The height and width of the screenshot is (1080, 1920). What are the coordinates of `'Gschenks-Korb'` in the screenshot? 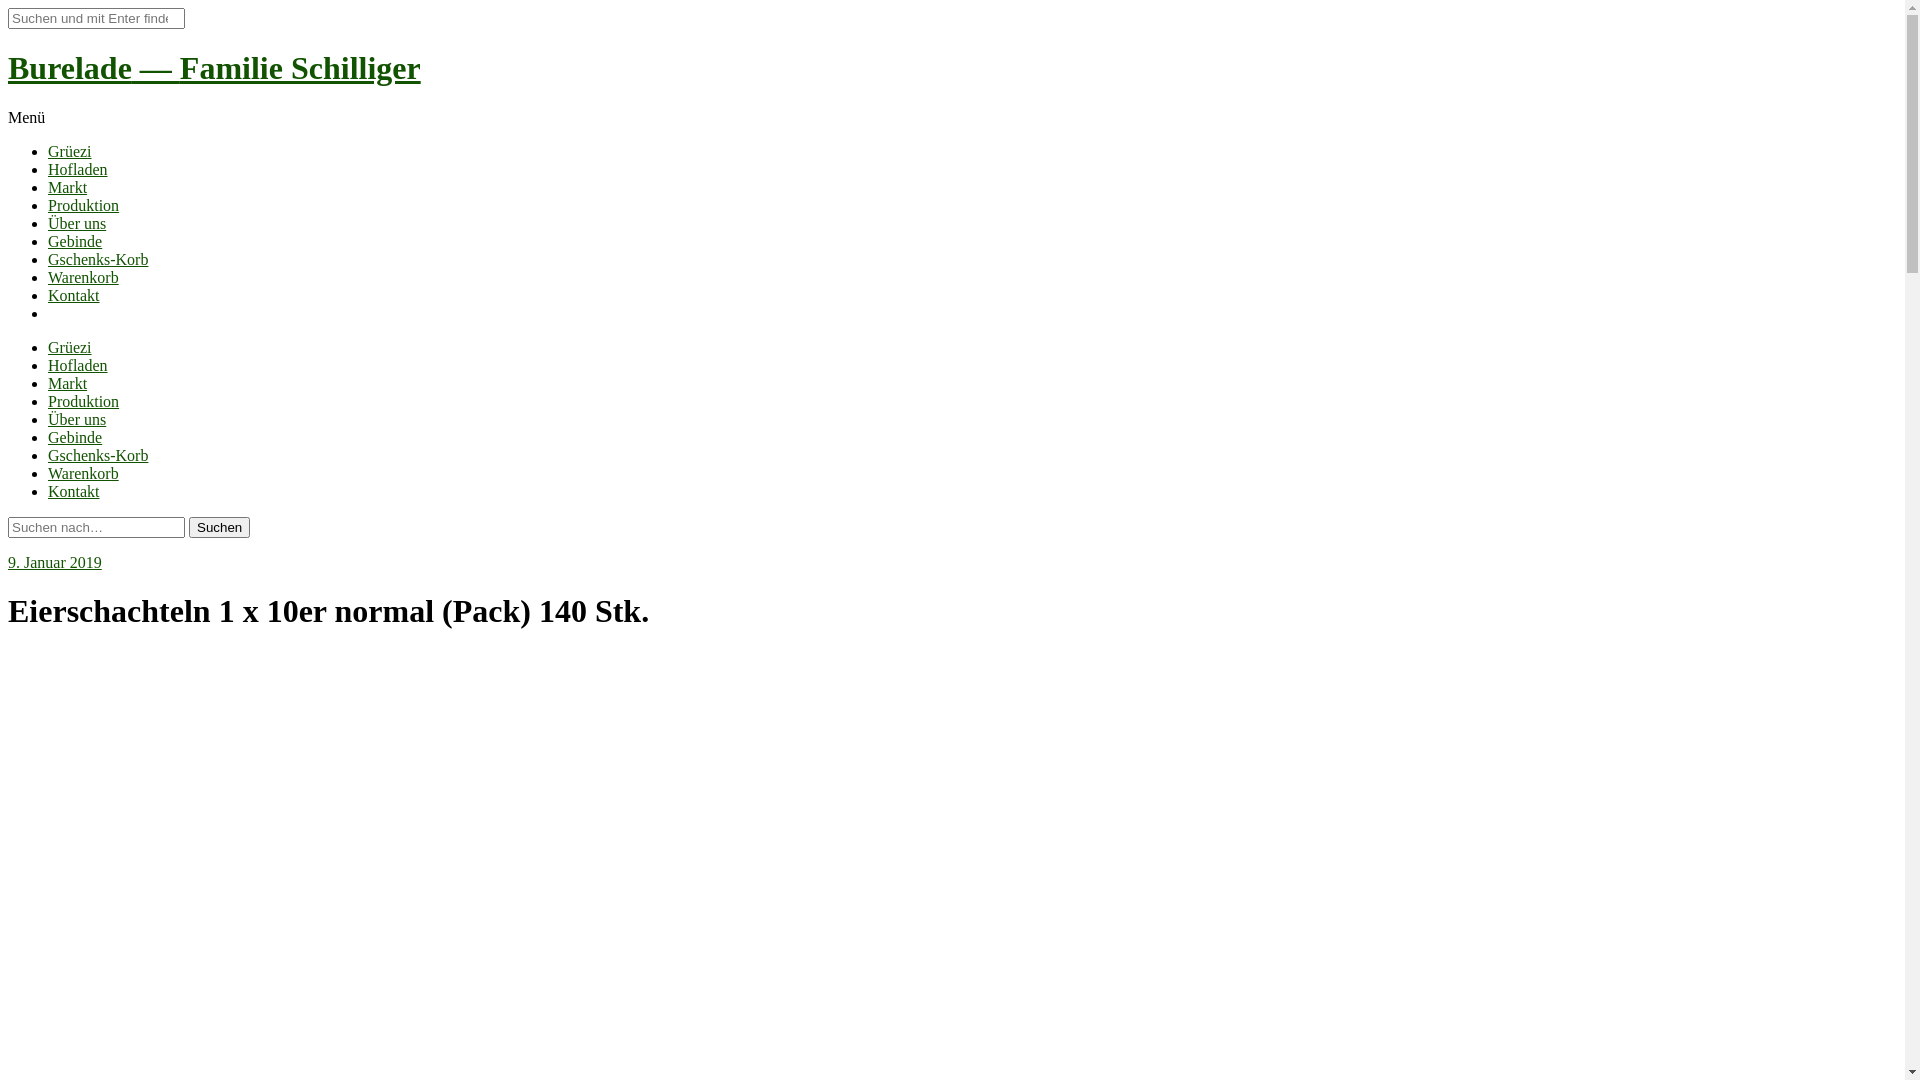 It's located at (96, 455).